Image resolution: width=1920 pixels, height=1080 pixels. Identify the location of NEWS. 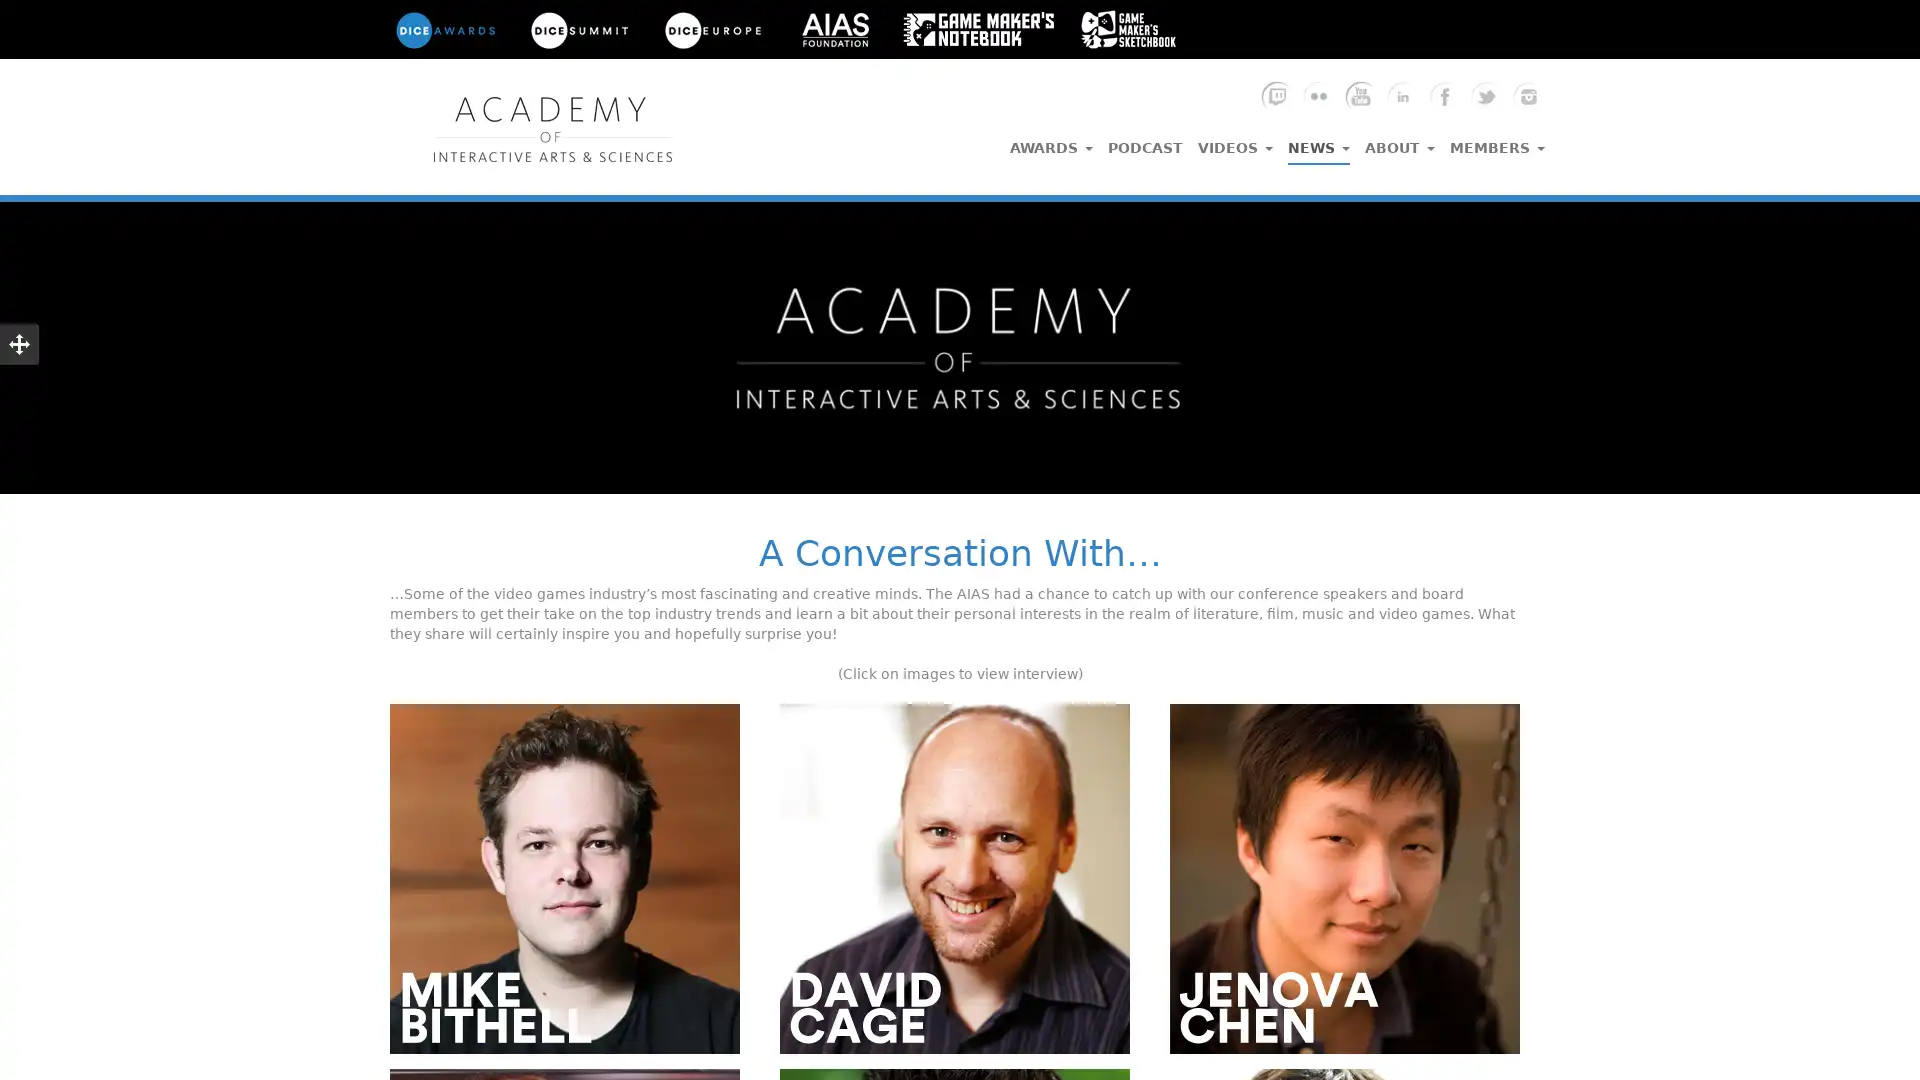
(1319, 142).